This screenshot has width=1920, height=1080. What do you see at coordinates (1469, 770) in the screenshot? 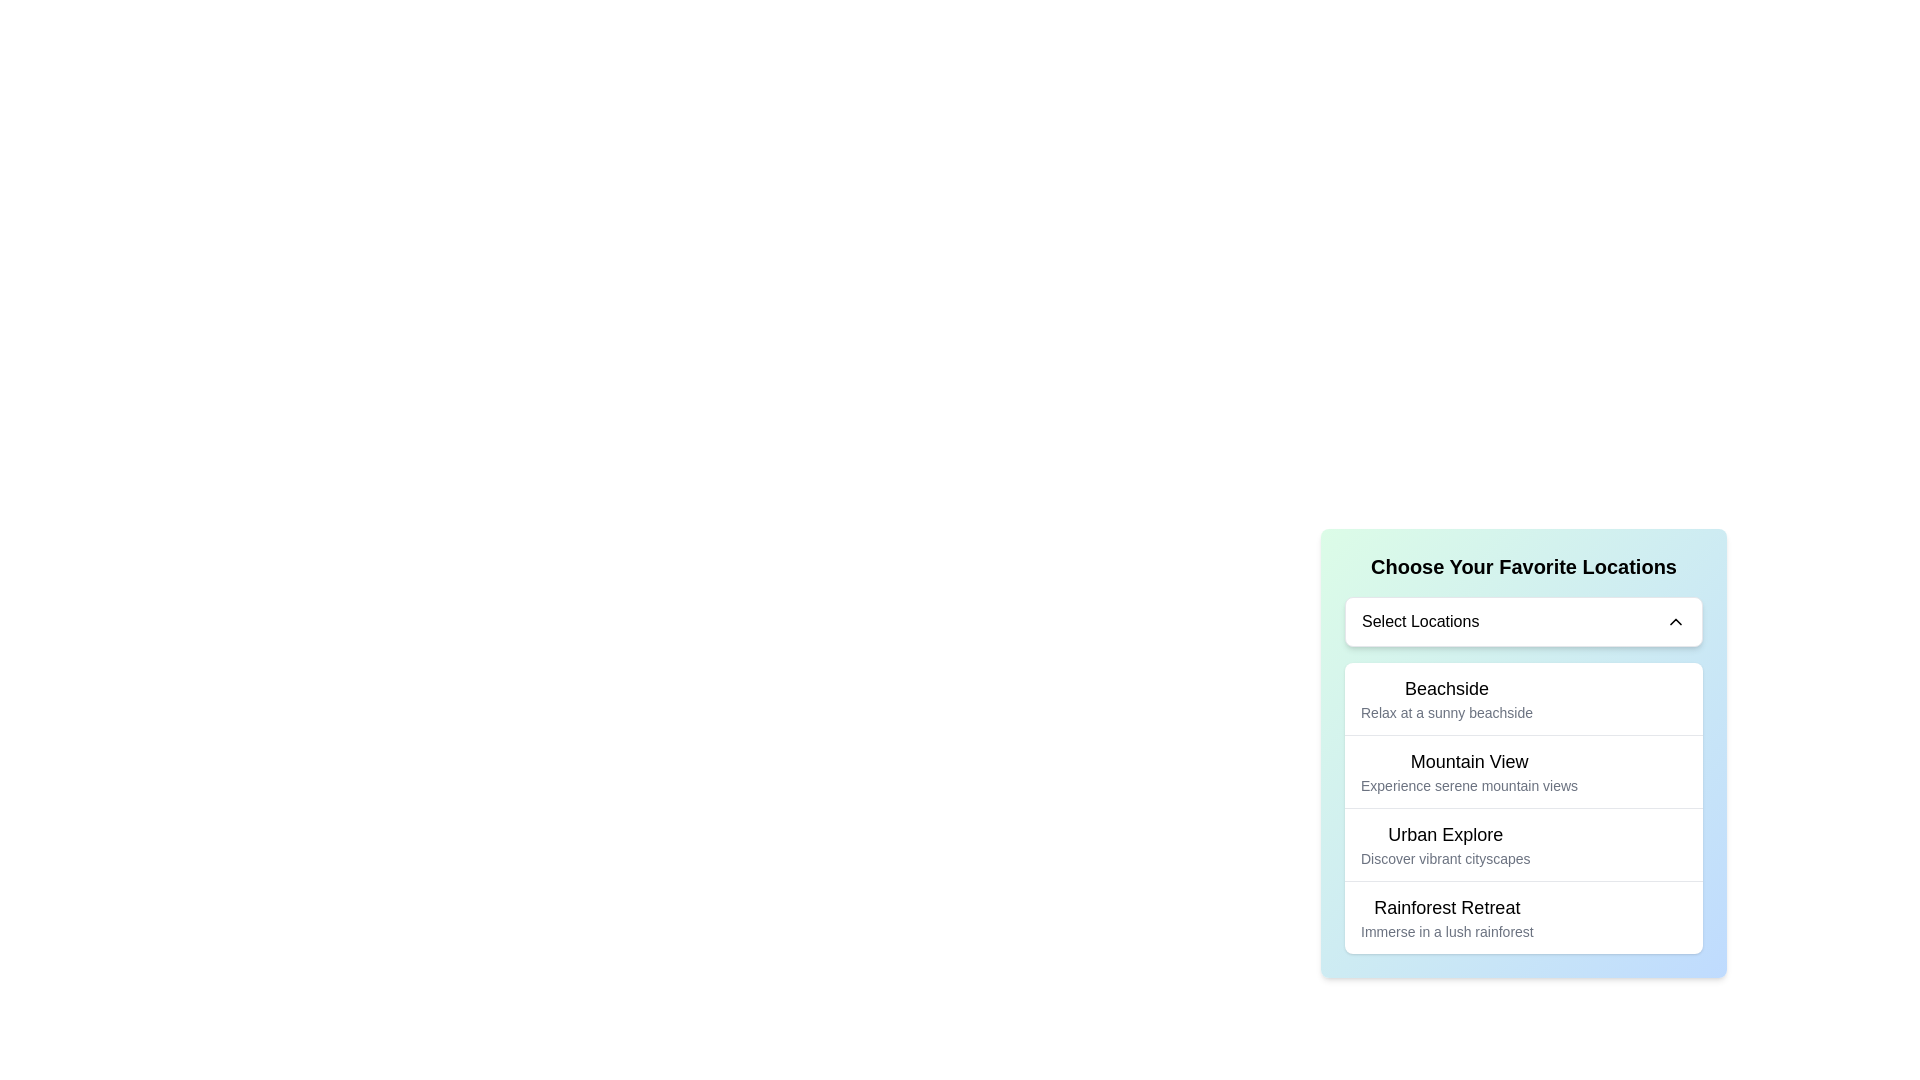
I see `the text label representing the 'Mountain View' location option, which describes 'Experience serene mountain views' in the list under 'Choose Your Favorite Locations'` at bounding box center [1469, 770].